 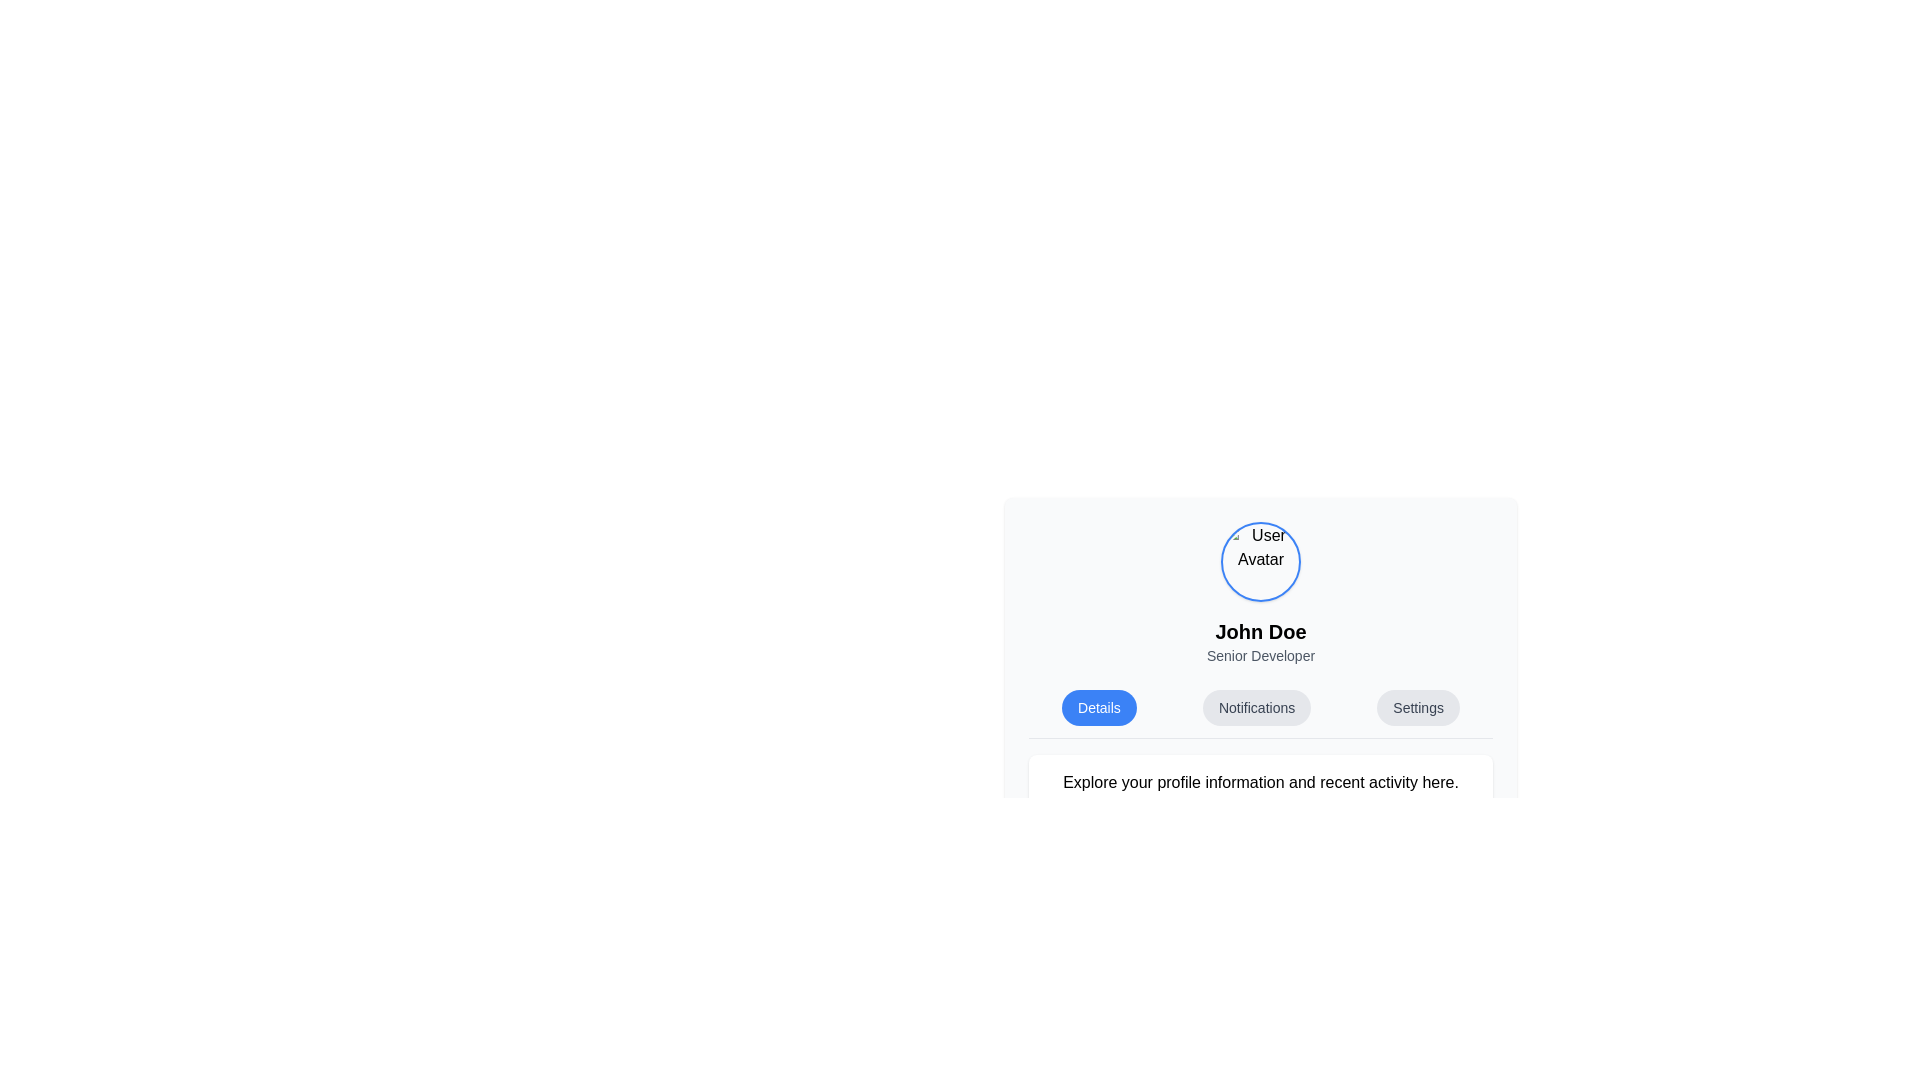 I want to click on the 'Settings' button, which is a rounded rectangular button with a light gray background and darker gray text, positioned at the far right of a group of three buttons below a user profile card, so click(x=1417, y=707).